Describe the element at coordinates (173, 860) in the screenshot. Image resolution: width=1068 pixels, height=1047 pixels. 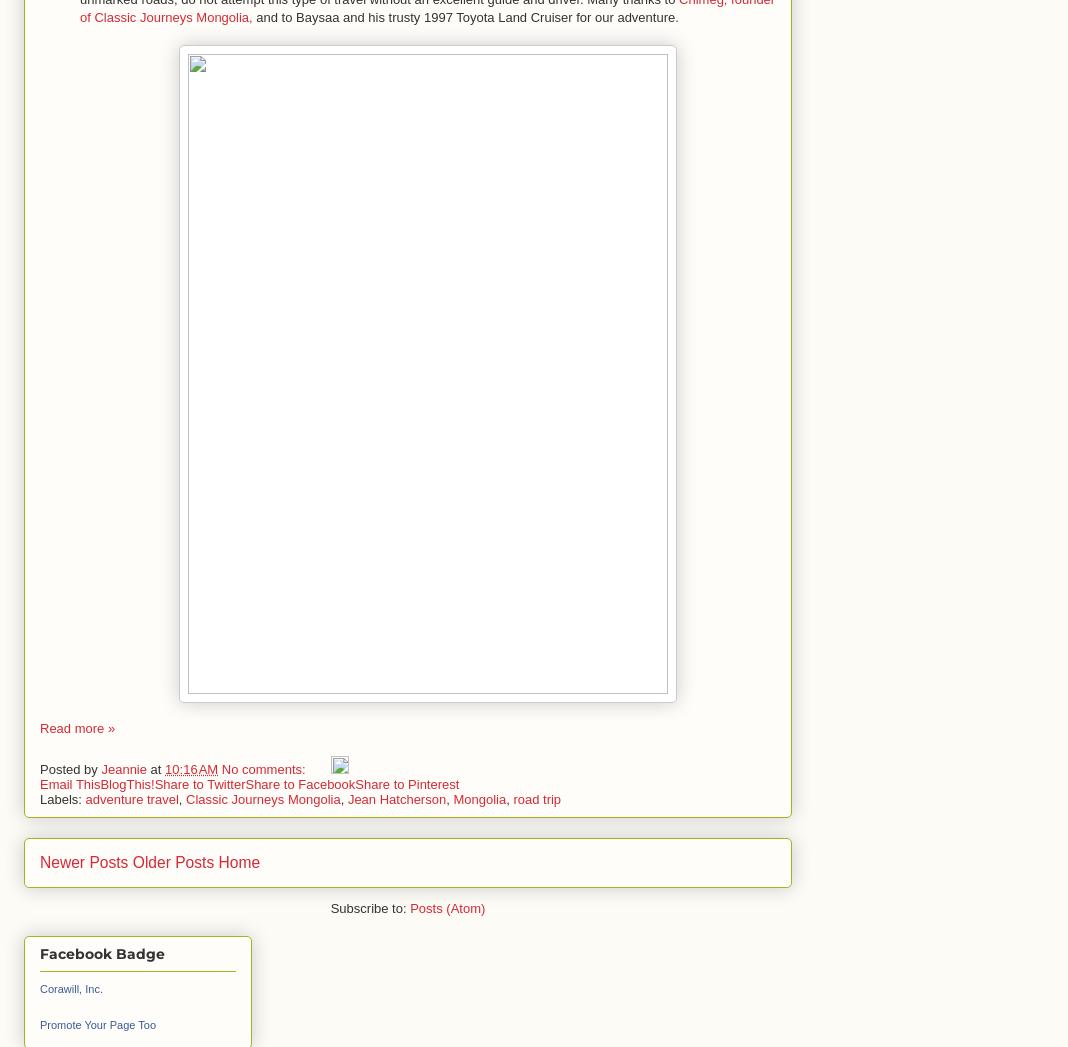
I see `'Older Posts'` at that location.